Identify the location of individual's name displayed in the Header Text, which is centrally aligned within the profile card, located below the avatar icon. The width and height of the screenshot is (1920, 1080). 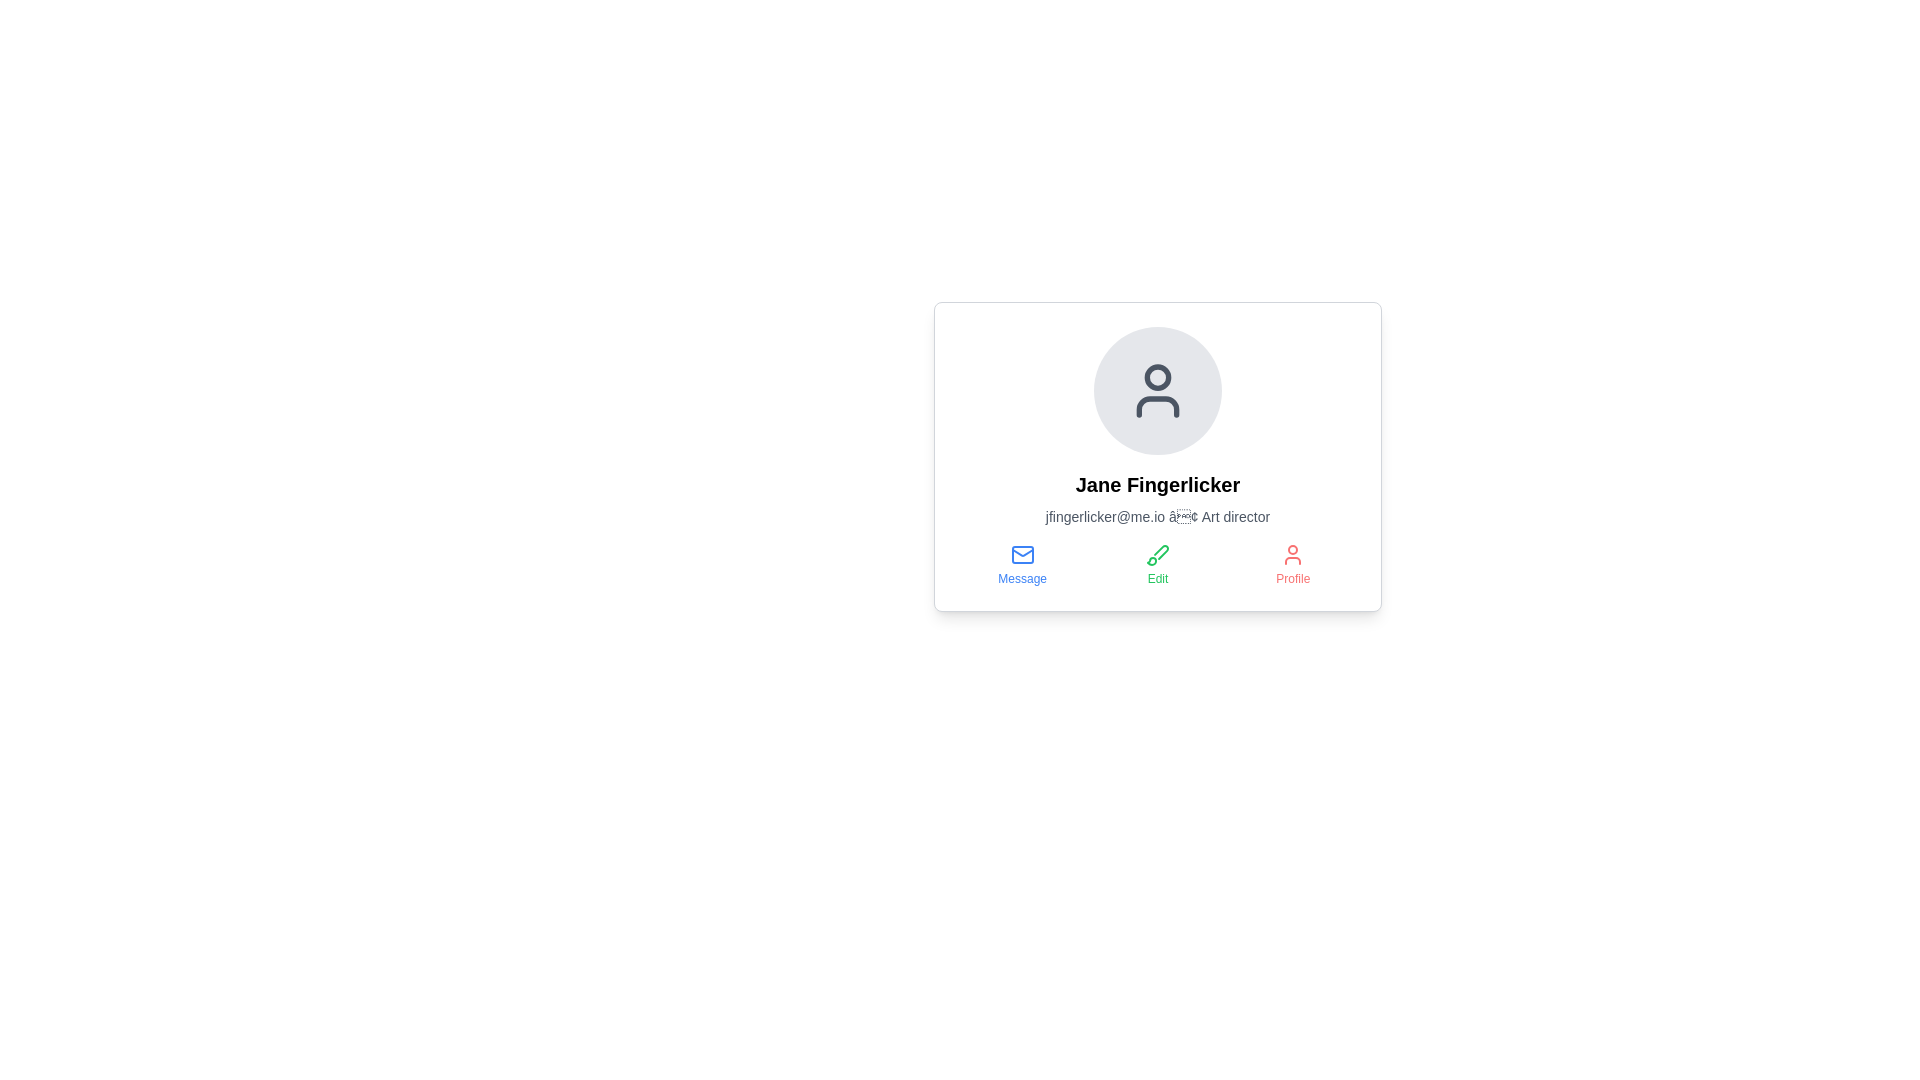
(1157, 485).